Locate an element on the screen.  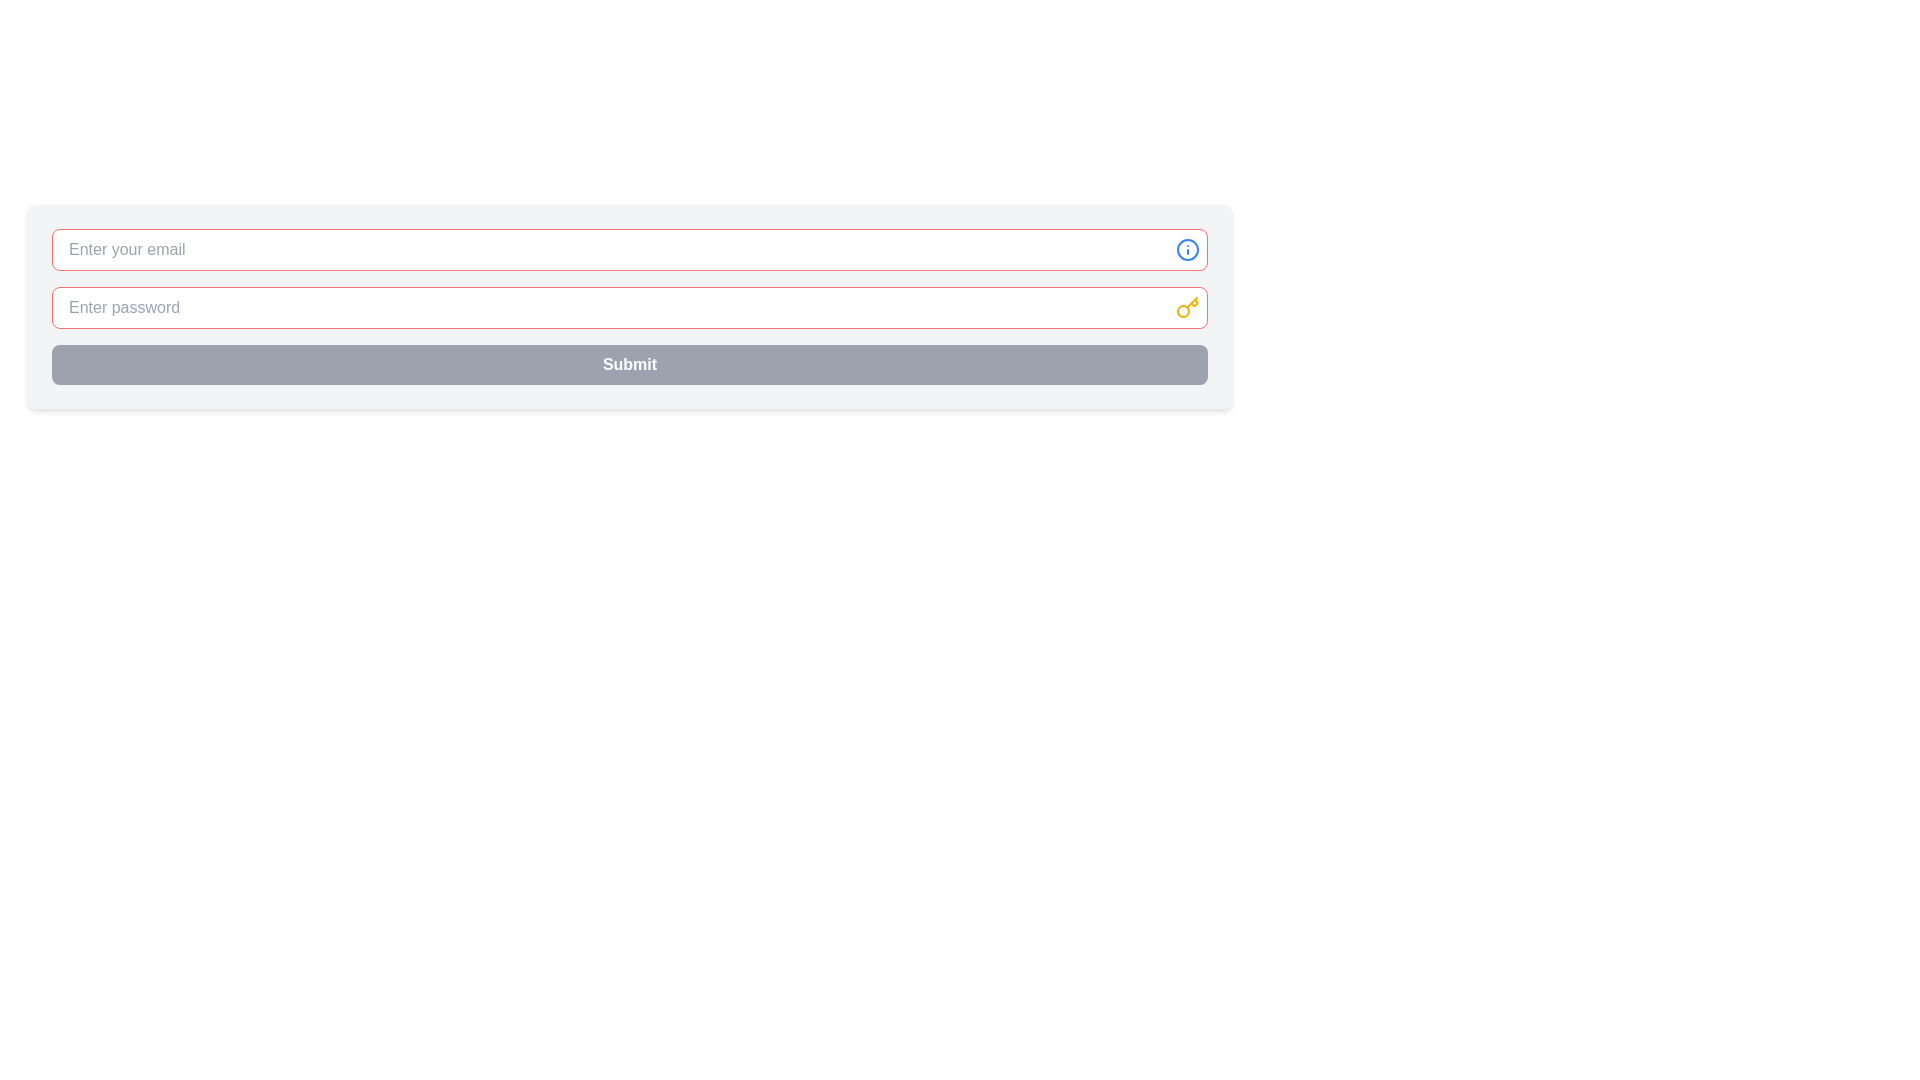
the email input field, which is the first input form field located above the password input box, to focus on it is located at coordinates (628, 249).